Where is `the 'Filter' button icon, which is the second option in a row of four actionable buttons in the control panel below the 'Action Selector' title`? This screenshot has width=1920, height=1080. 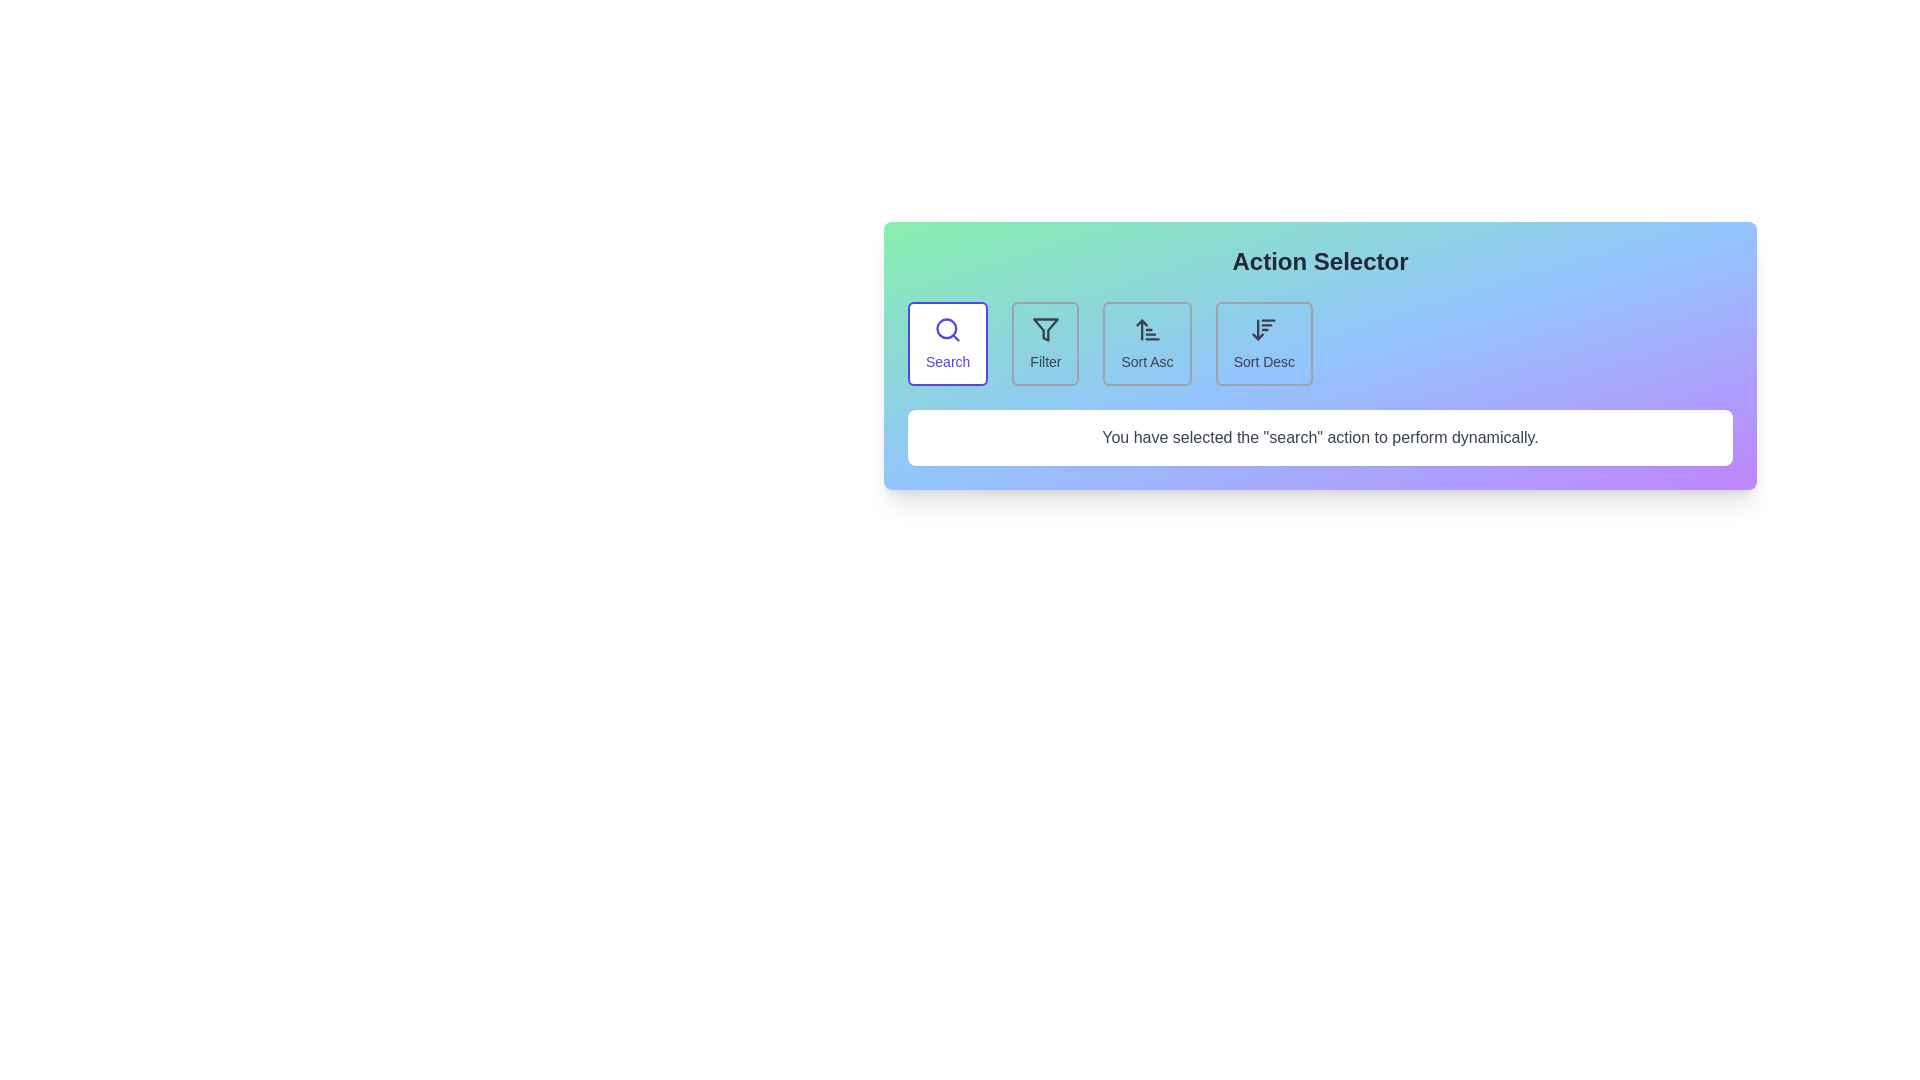 the 'Filter' button icon, which is the second option in a row of four actionable buttons in the control panel below the 'Action Selector' title is located at coordinates (1045, 329).